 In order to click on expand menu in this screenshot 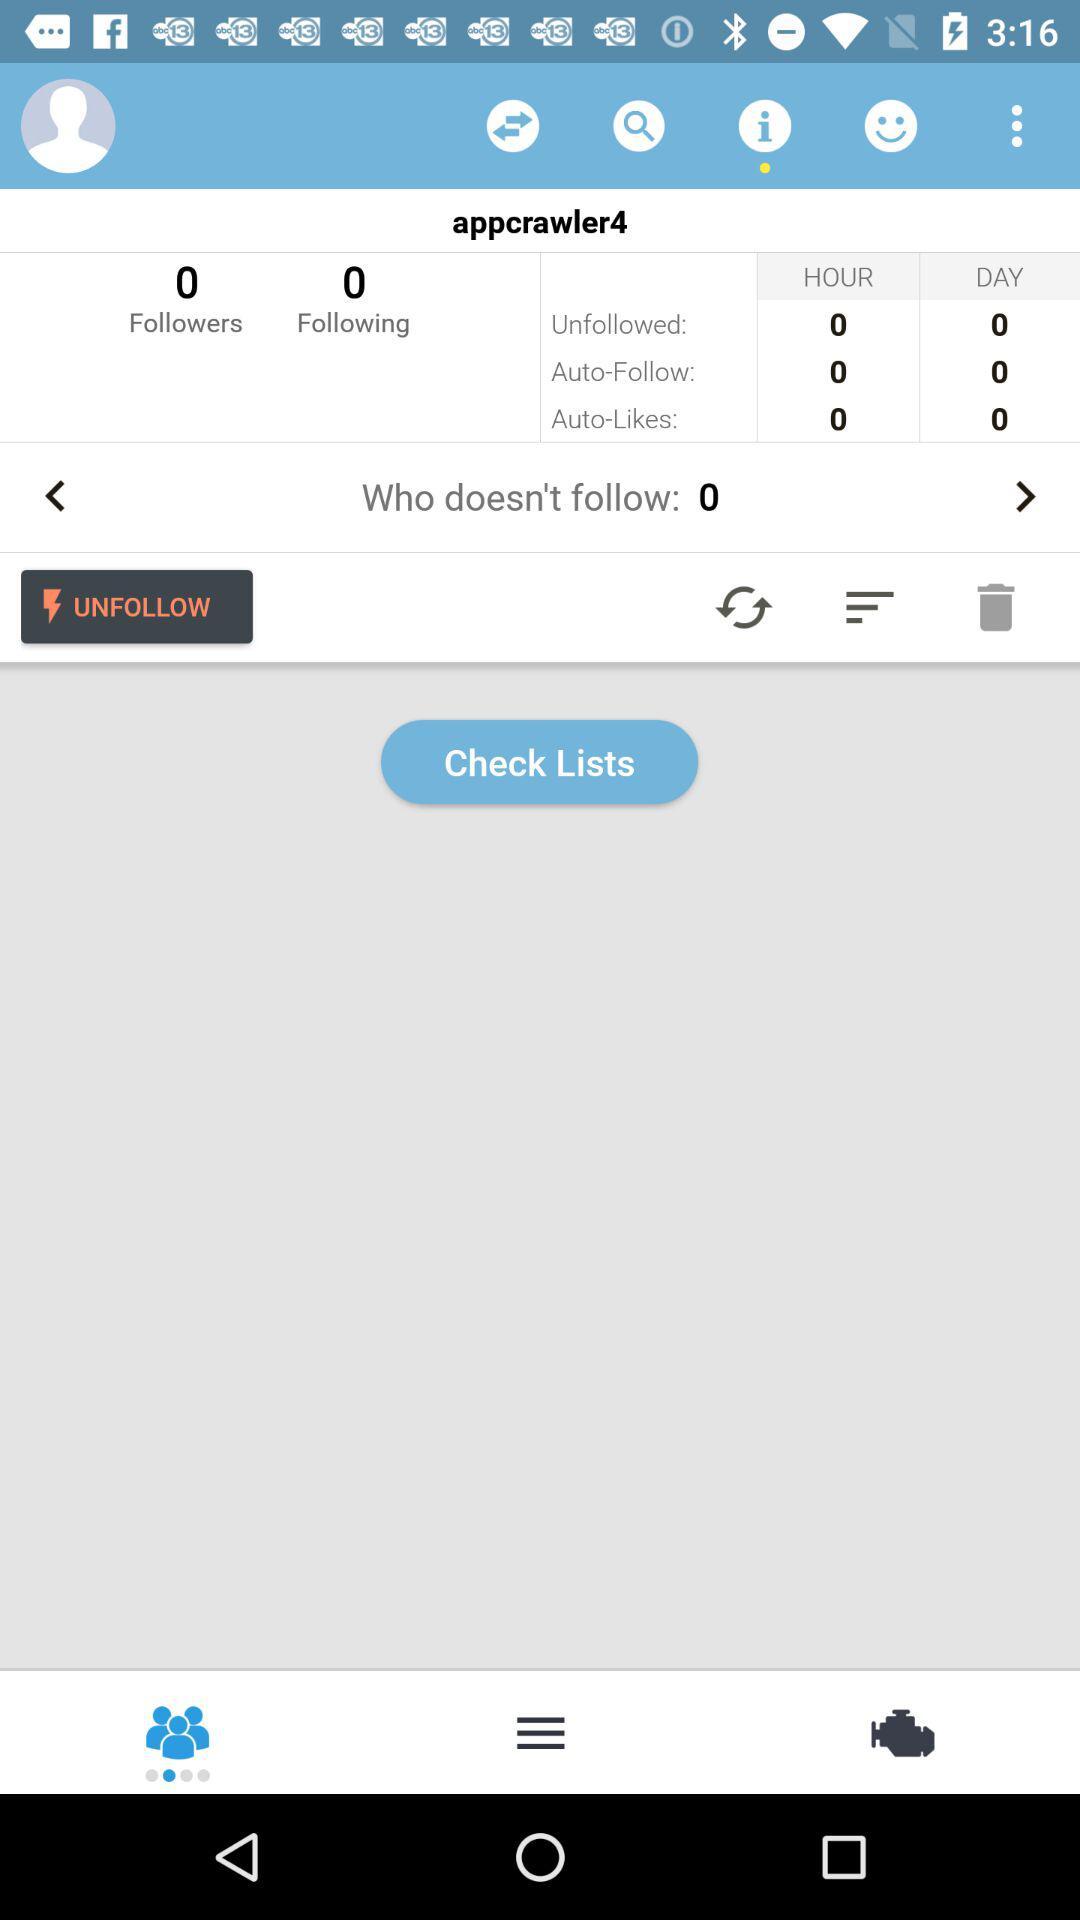, I will do `click(869, 606)`.